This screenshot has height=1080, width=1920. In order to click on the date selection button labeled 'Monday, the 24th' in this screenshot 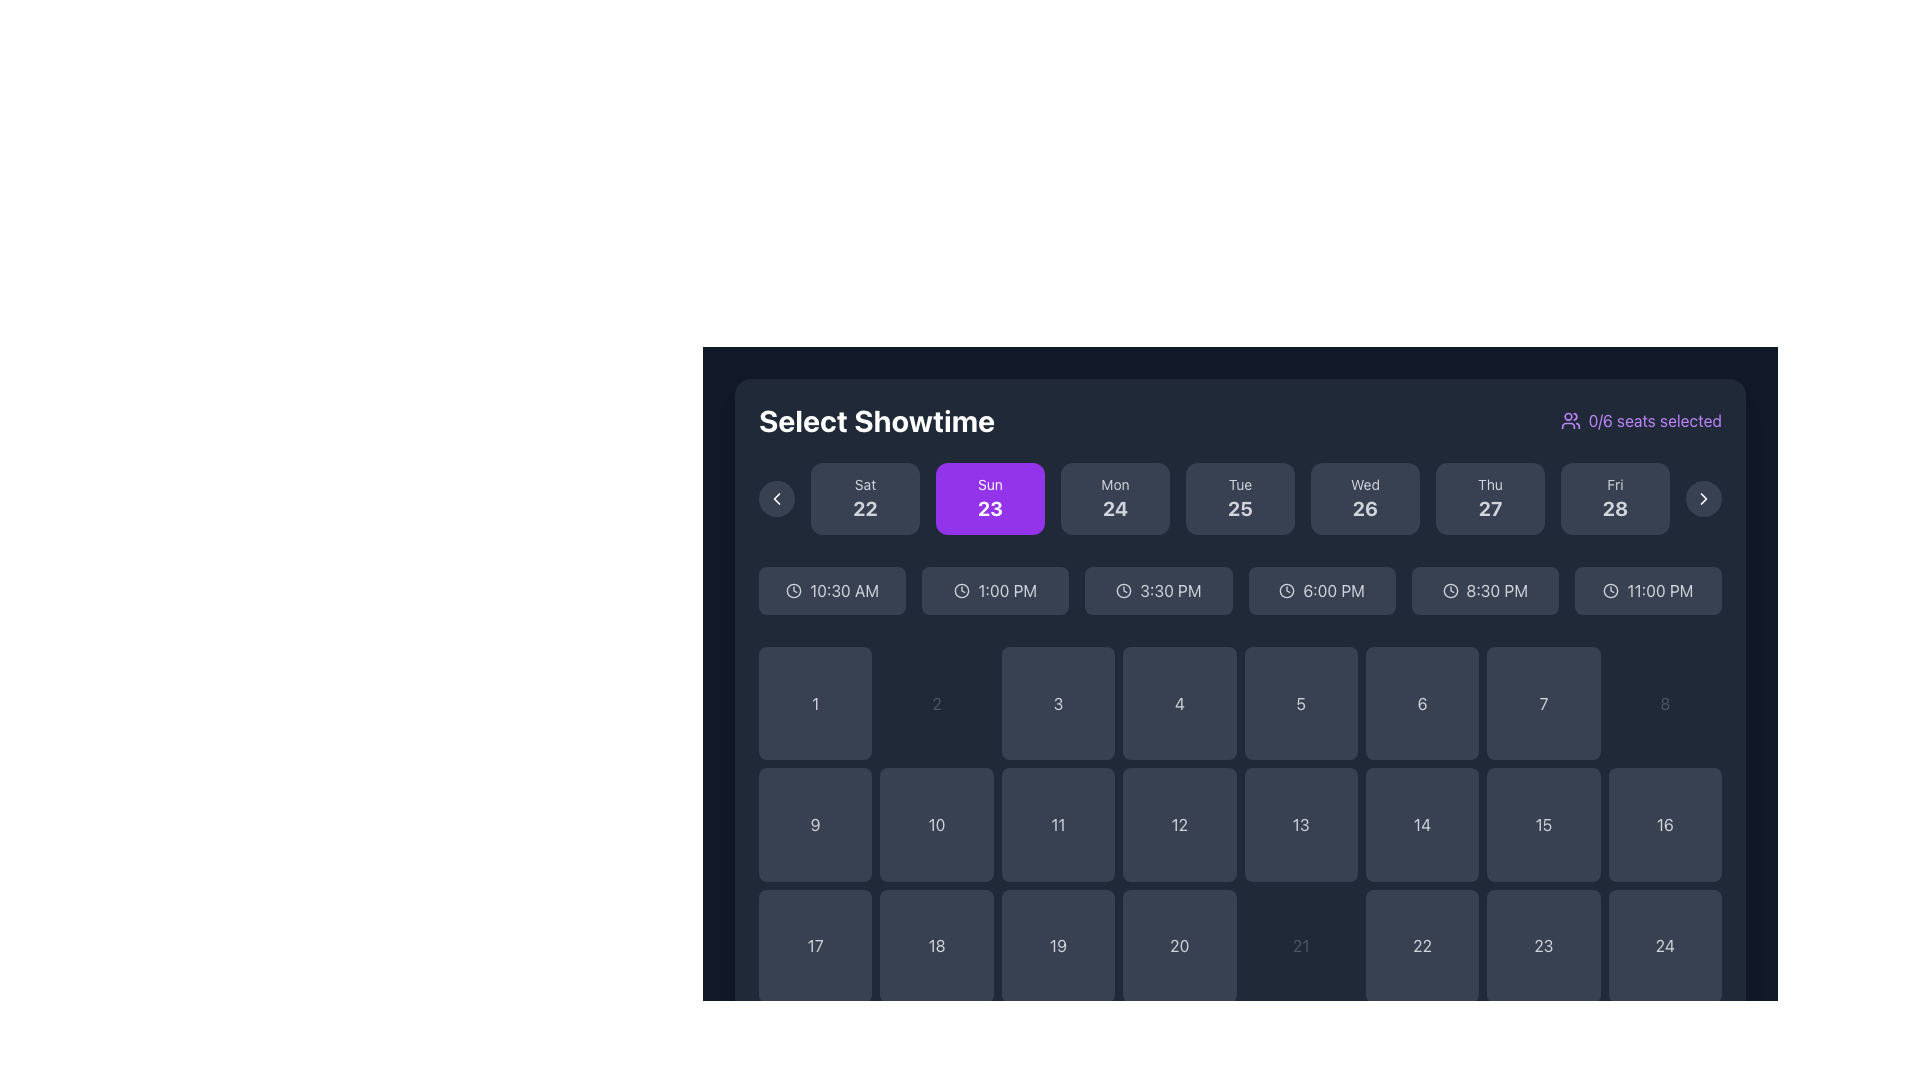, I will do `click(1114, 497)`.